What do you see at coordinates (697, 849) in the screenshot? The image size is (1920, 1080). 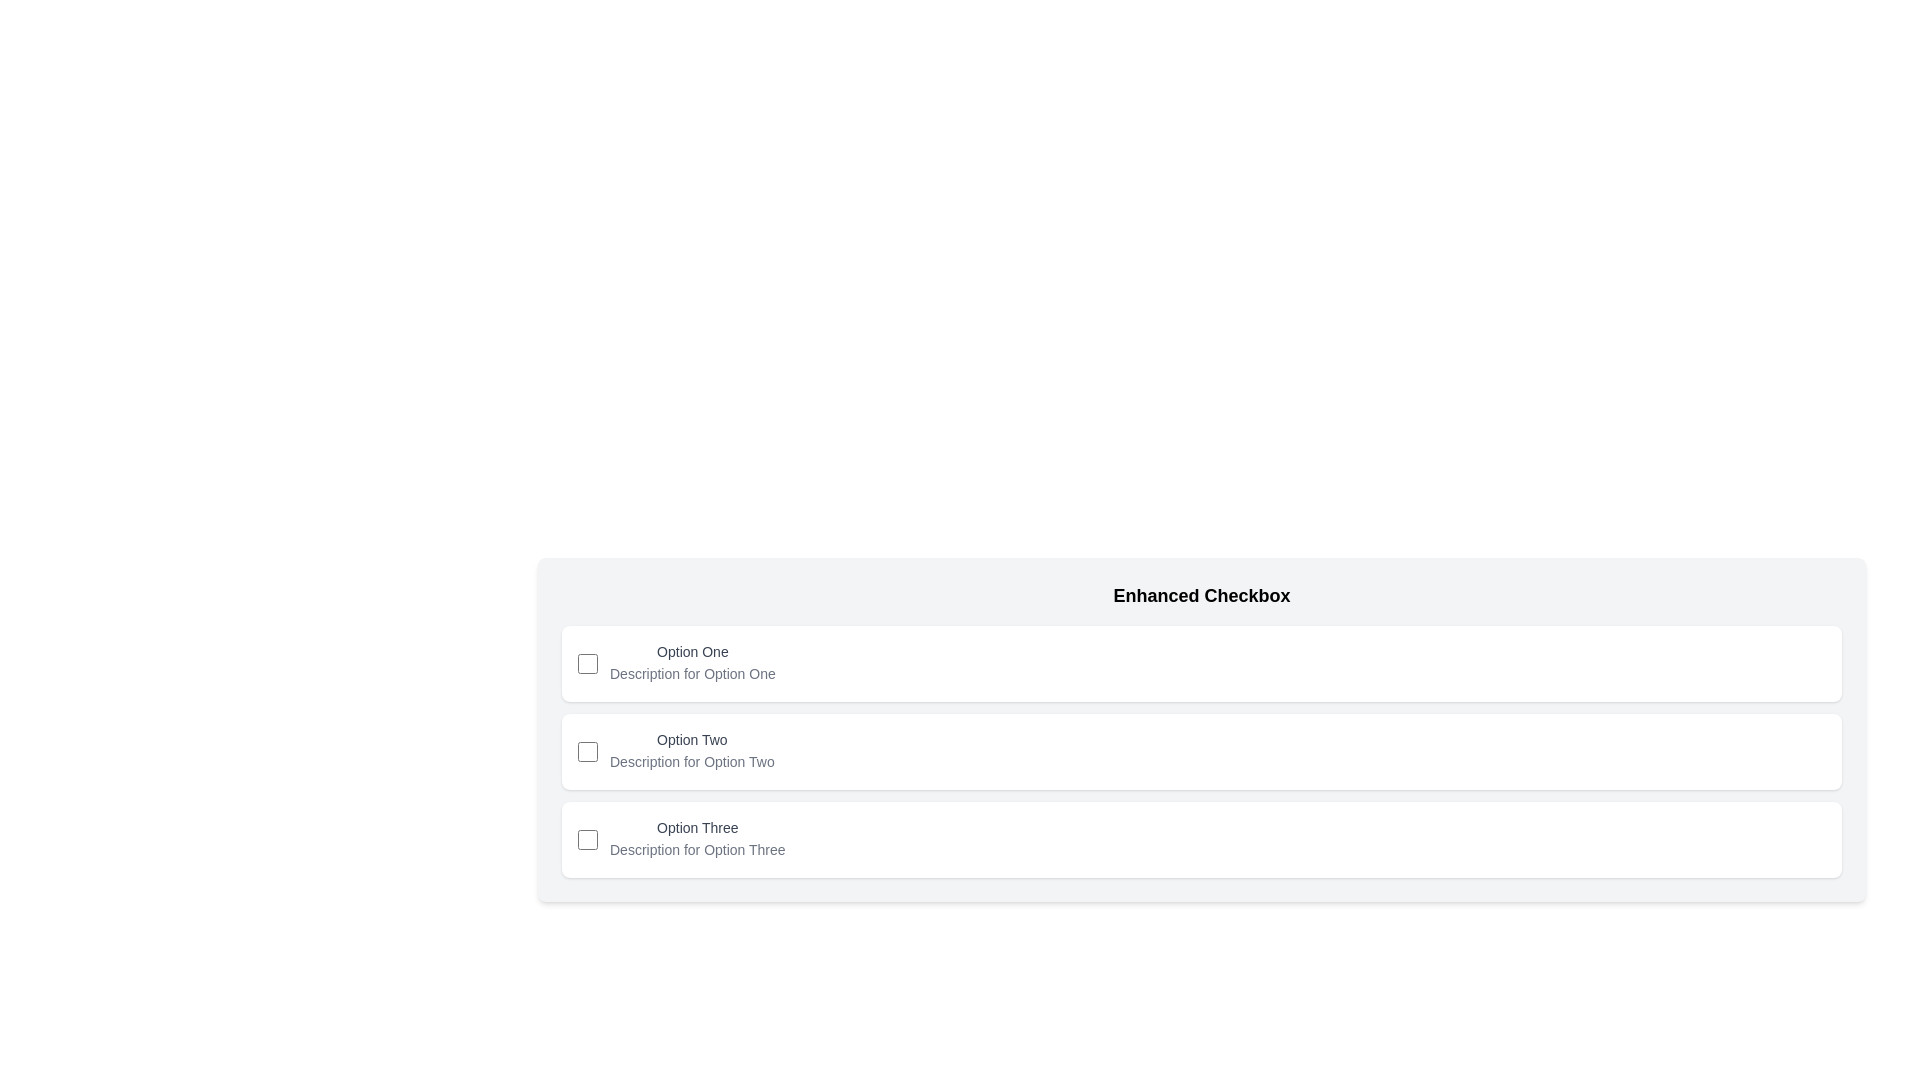 I see `the Text Label that provides additional descriptive information for the 'Option Three' checkbox, located on the third row of the grouped options and slightly to the right of the checkbox` at bounding box center [697, 849].